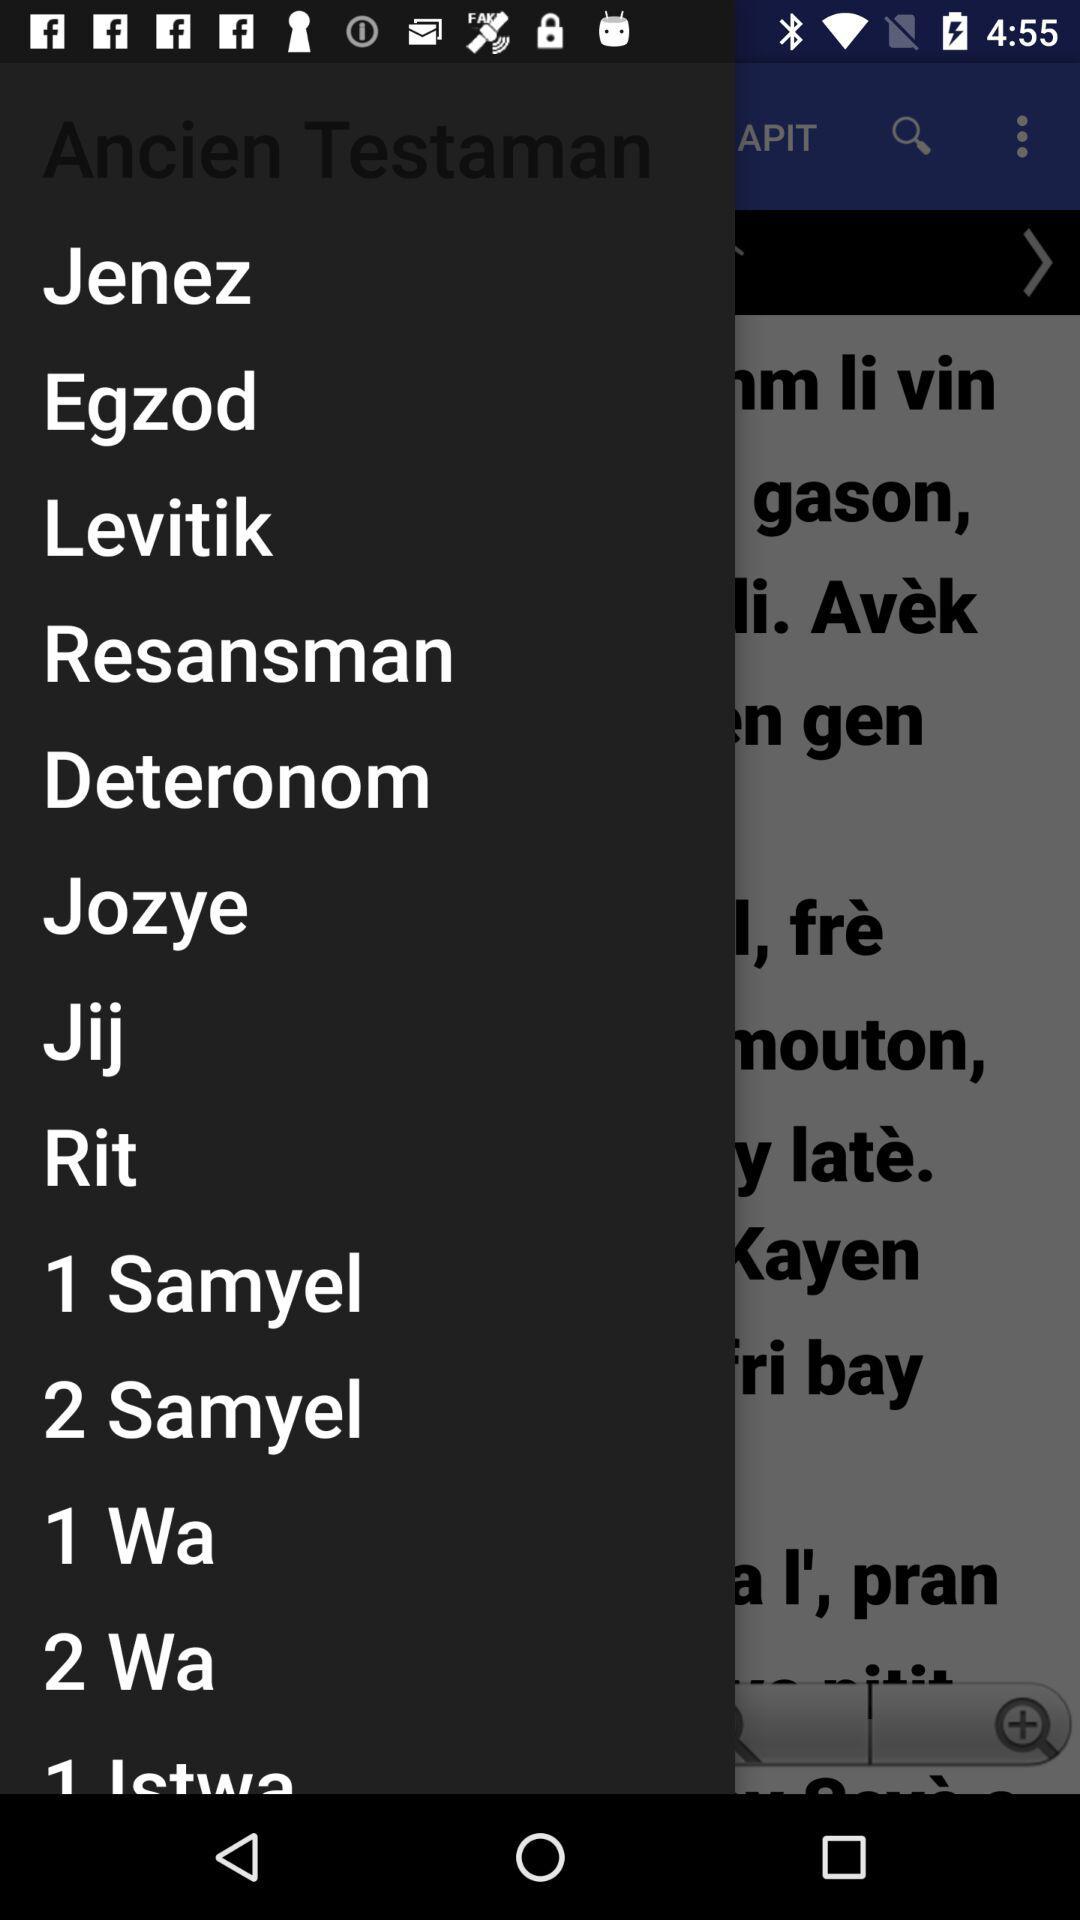 This screenshot has height=1920, width=1080. Describe the element at coordinates (911, 136) in the screenshot. I see `the search icon which is before more option` at that location.